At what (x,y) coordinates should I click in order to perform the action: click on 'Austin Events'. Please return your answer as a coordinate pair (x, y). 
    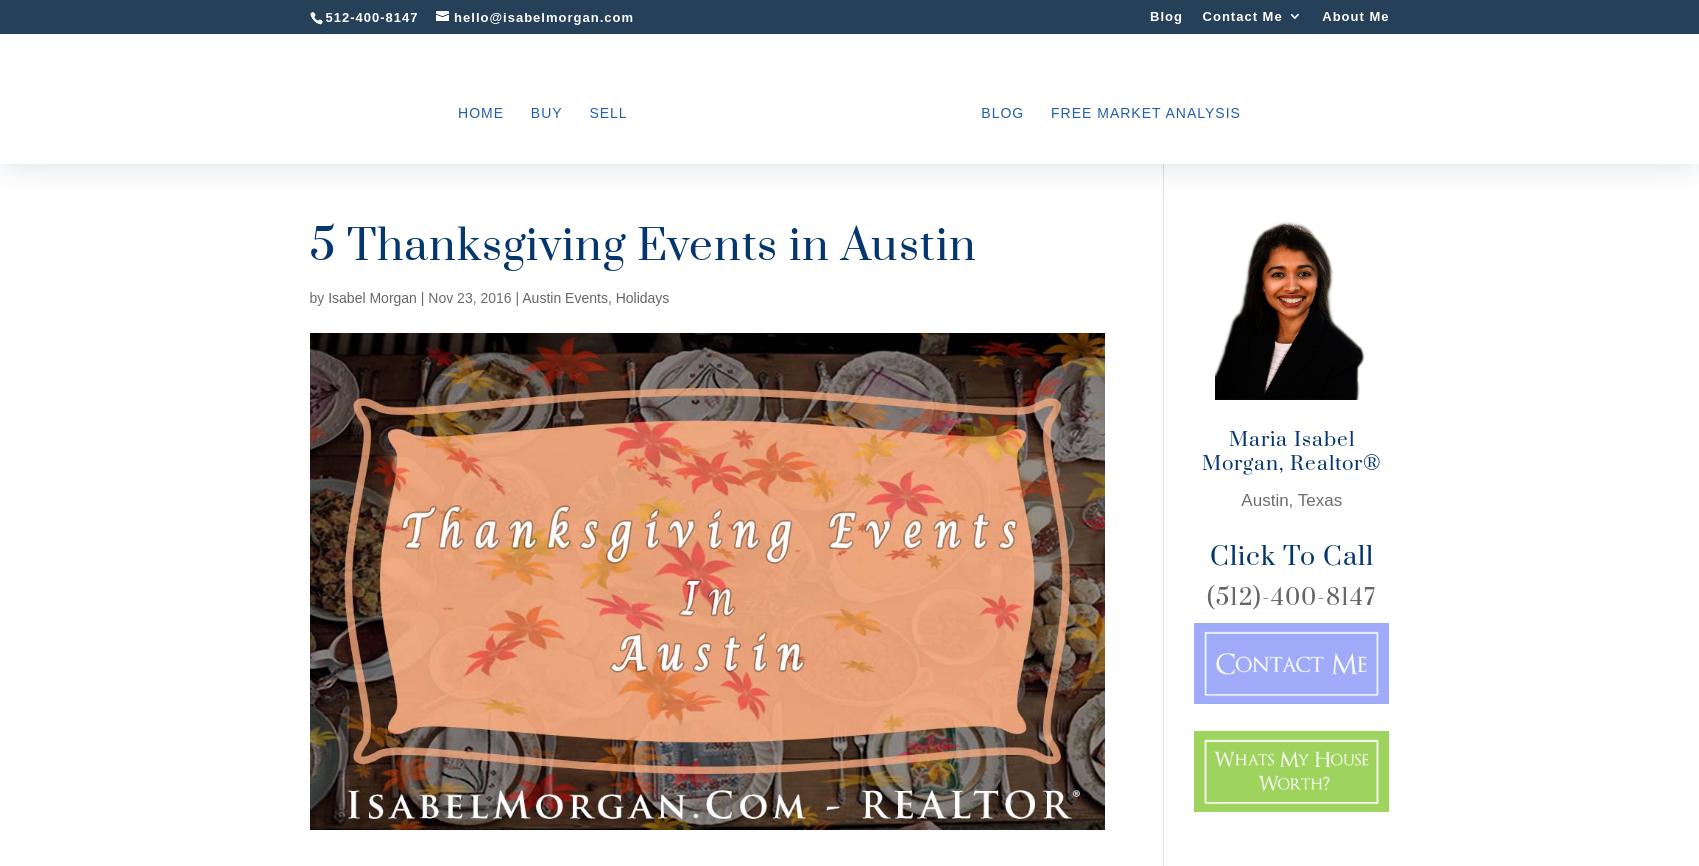
    Looking at the image, I should click on (563, 296).